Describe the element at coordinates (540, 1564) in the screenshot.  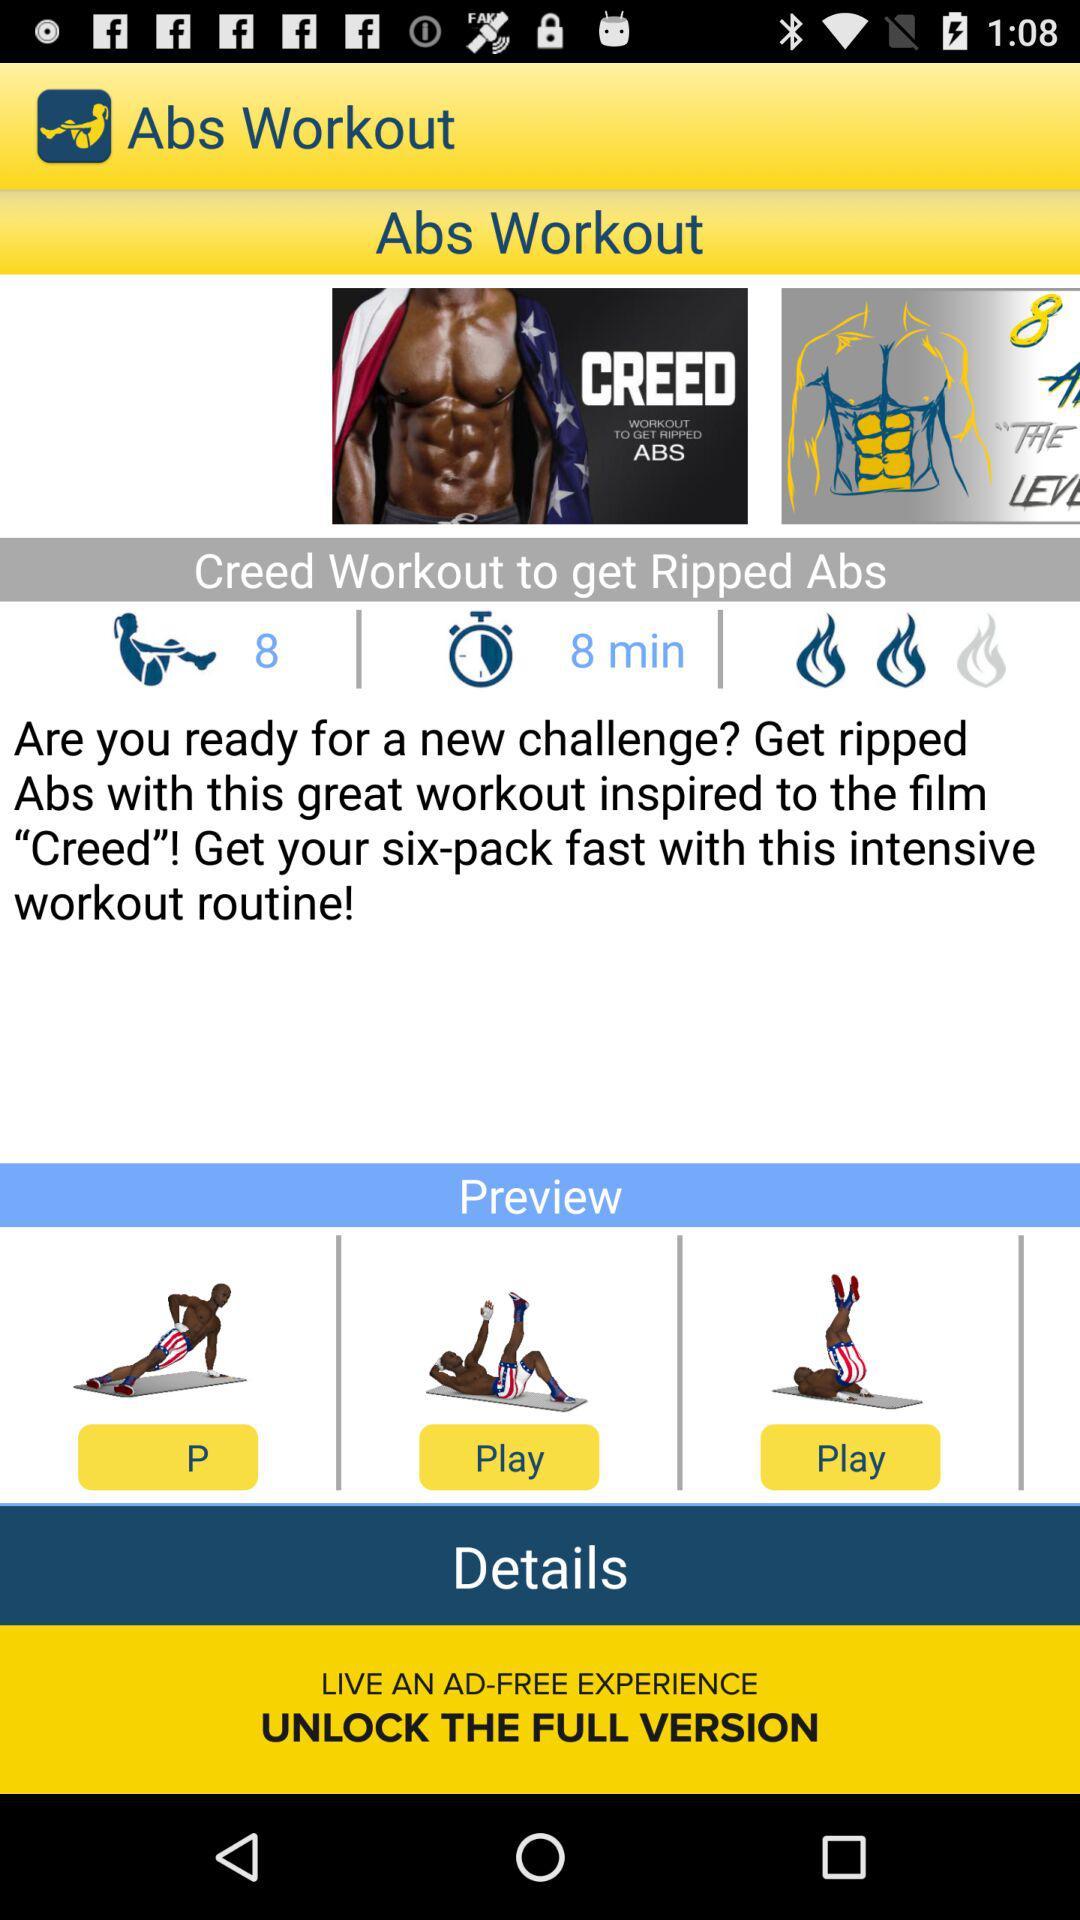
I see `the item above live an ad` at that location.